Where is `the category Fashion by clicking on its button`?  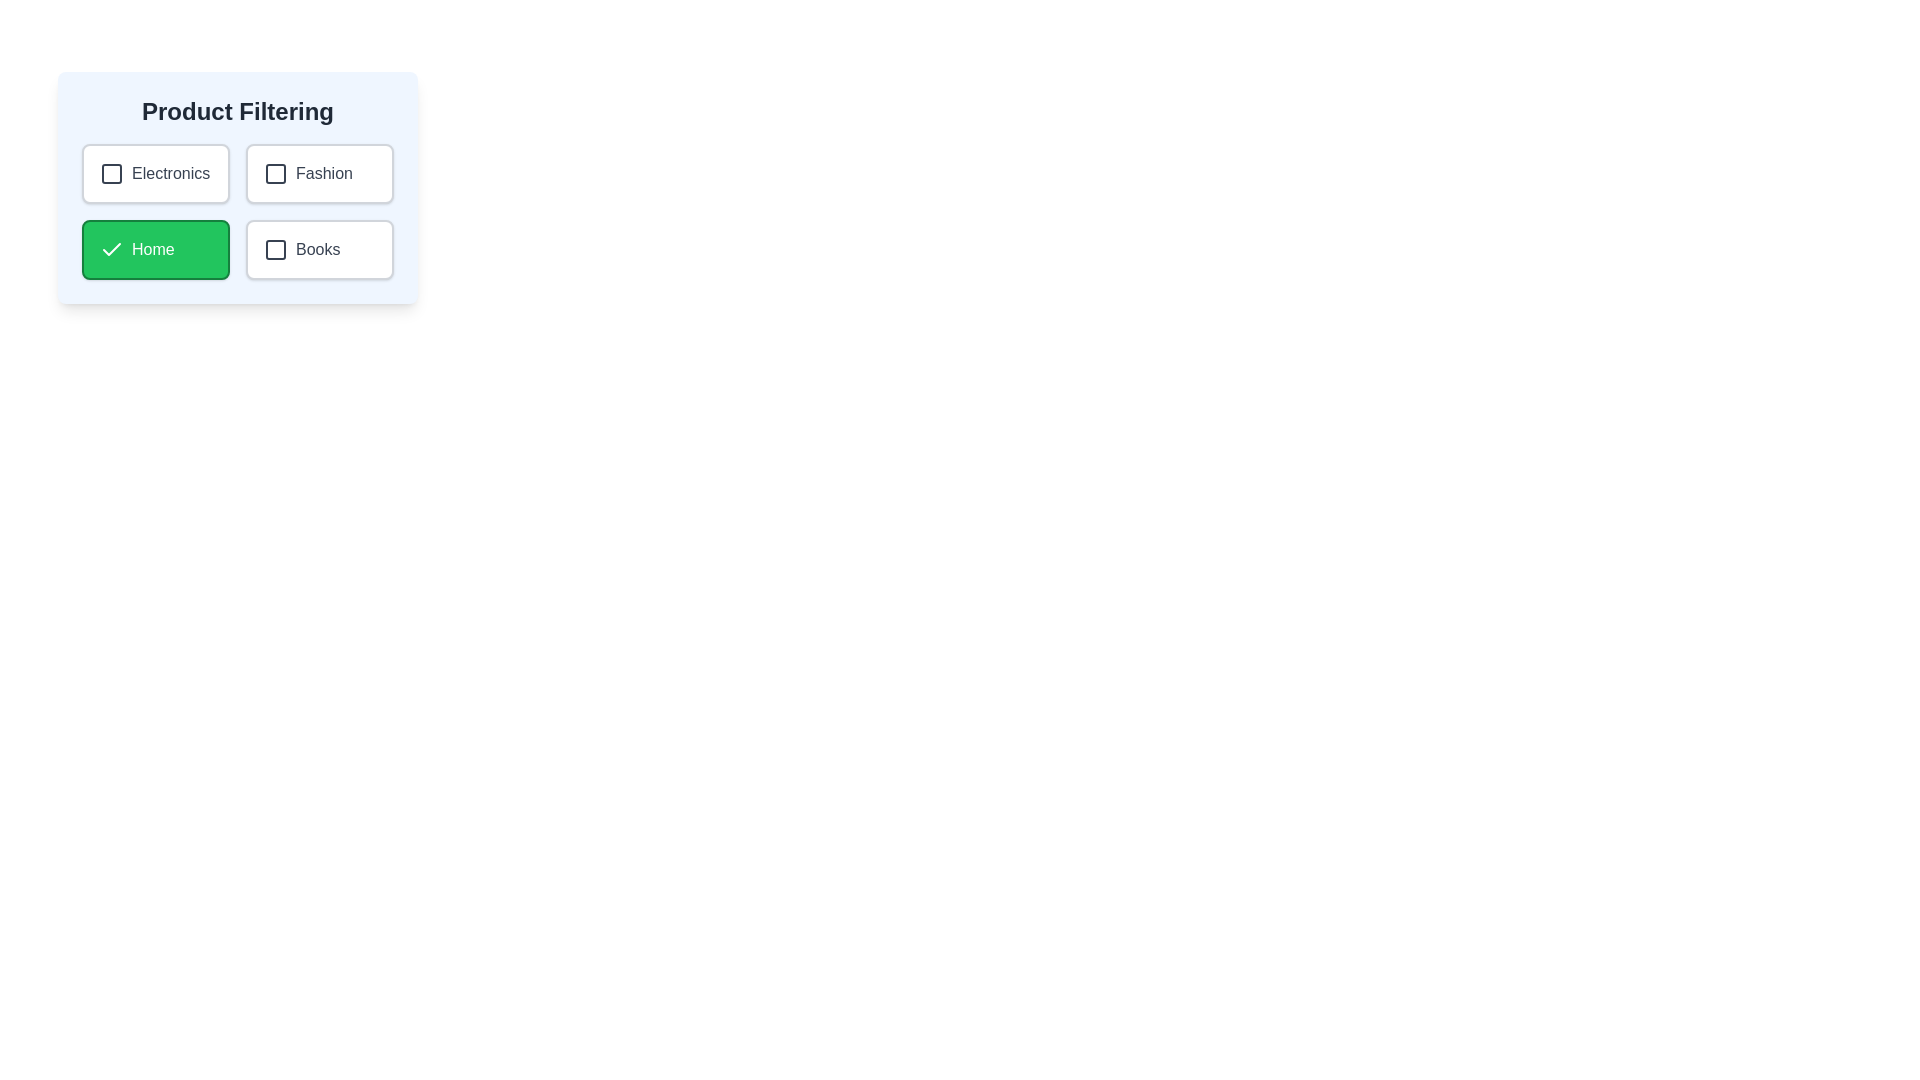 the category Fashion by clicking on its button is located at coordinates (320, 172).